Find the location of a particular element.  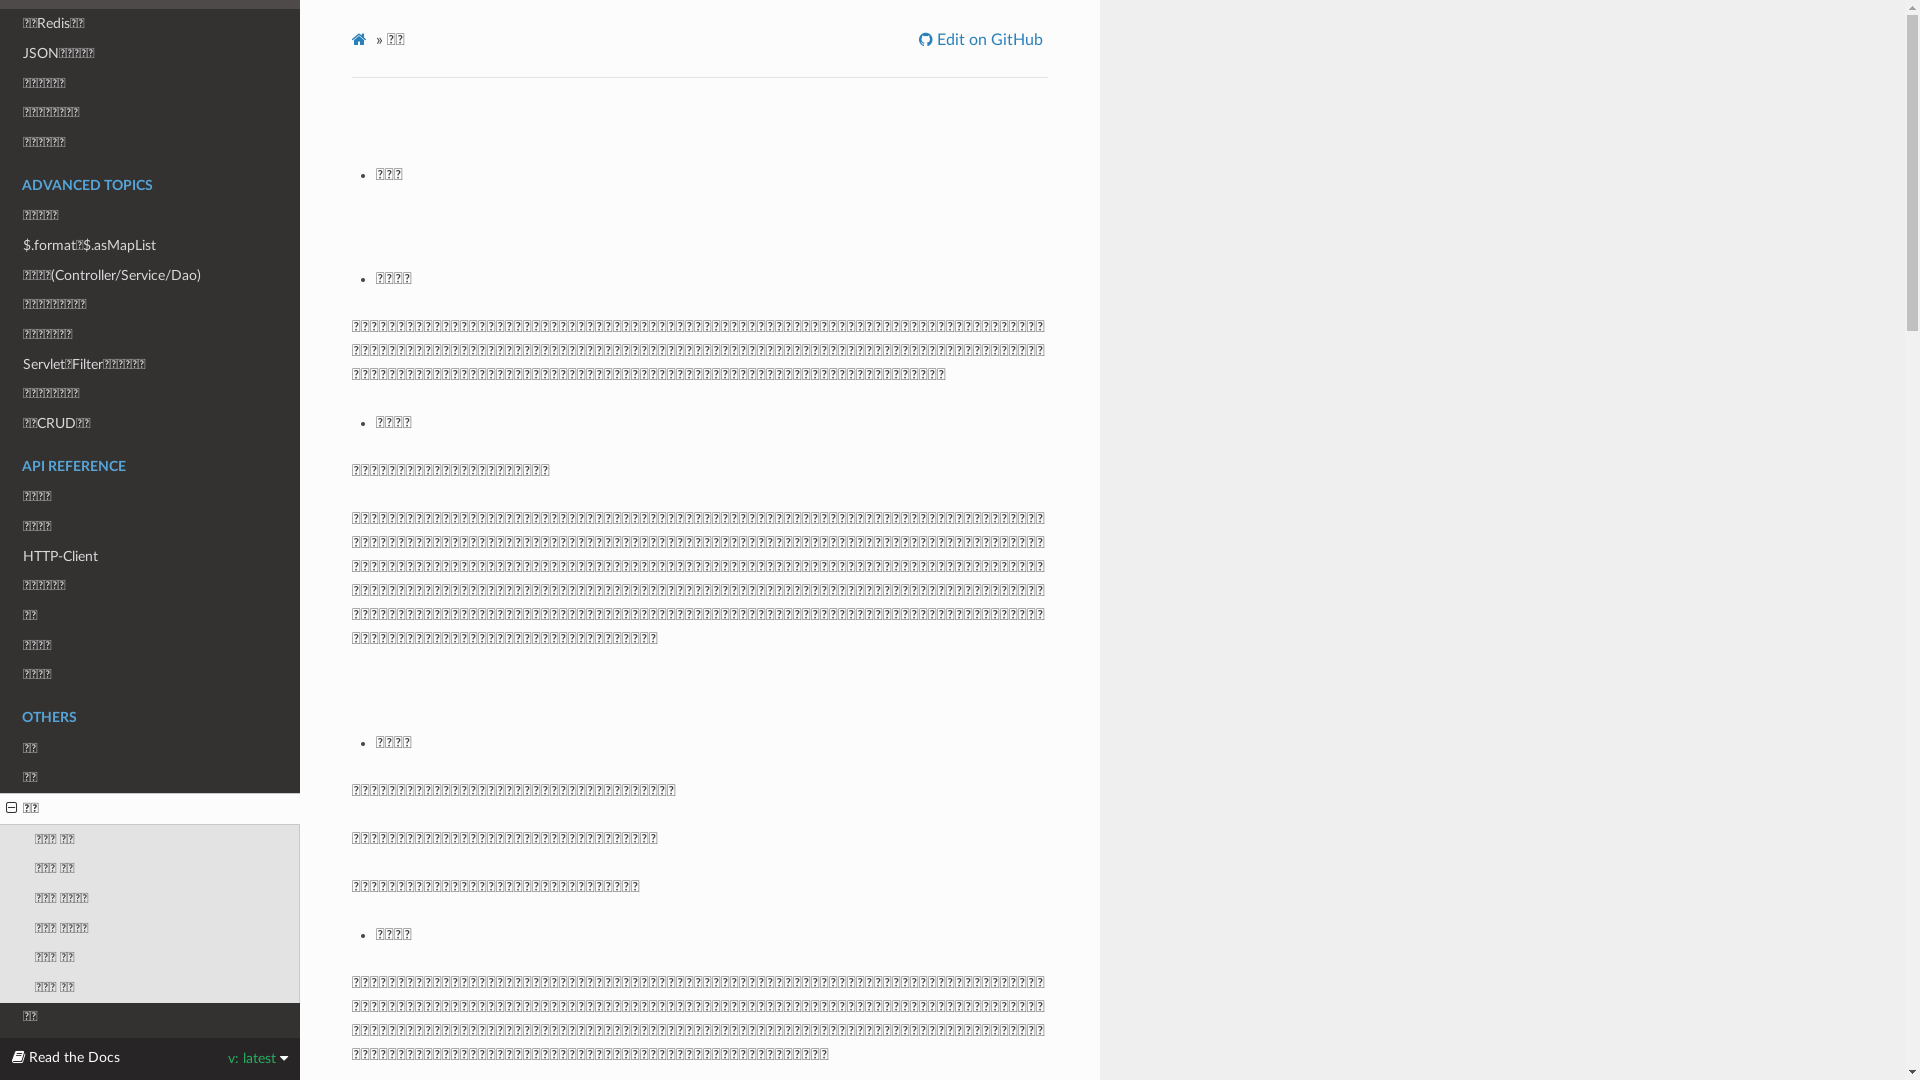

'HTTP-Client' is located at coordinates (148, 556).